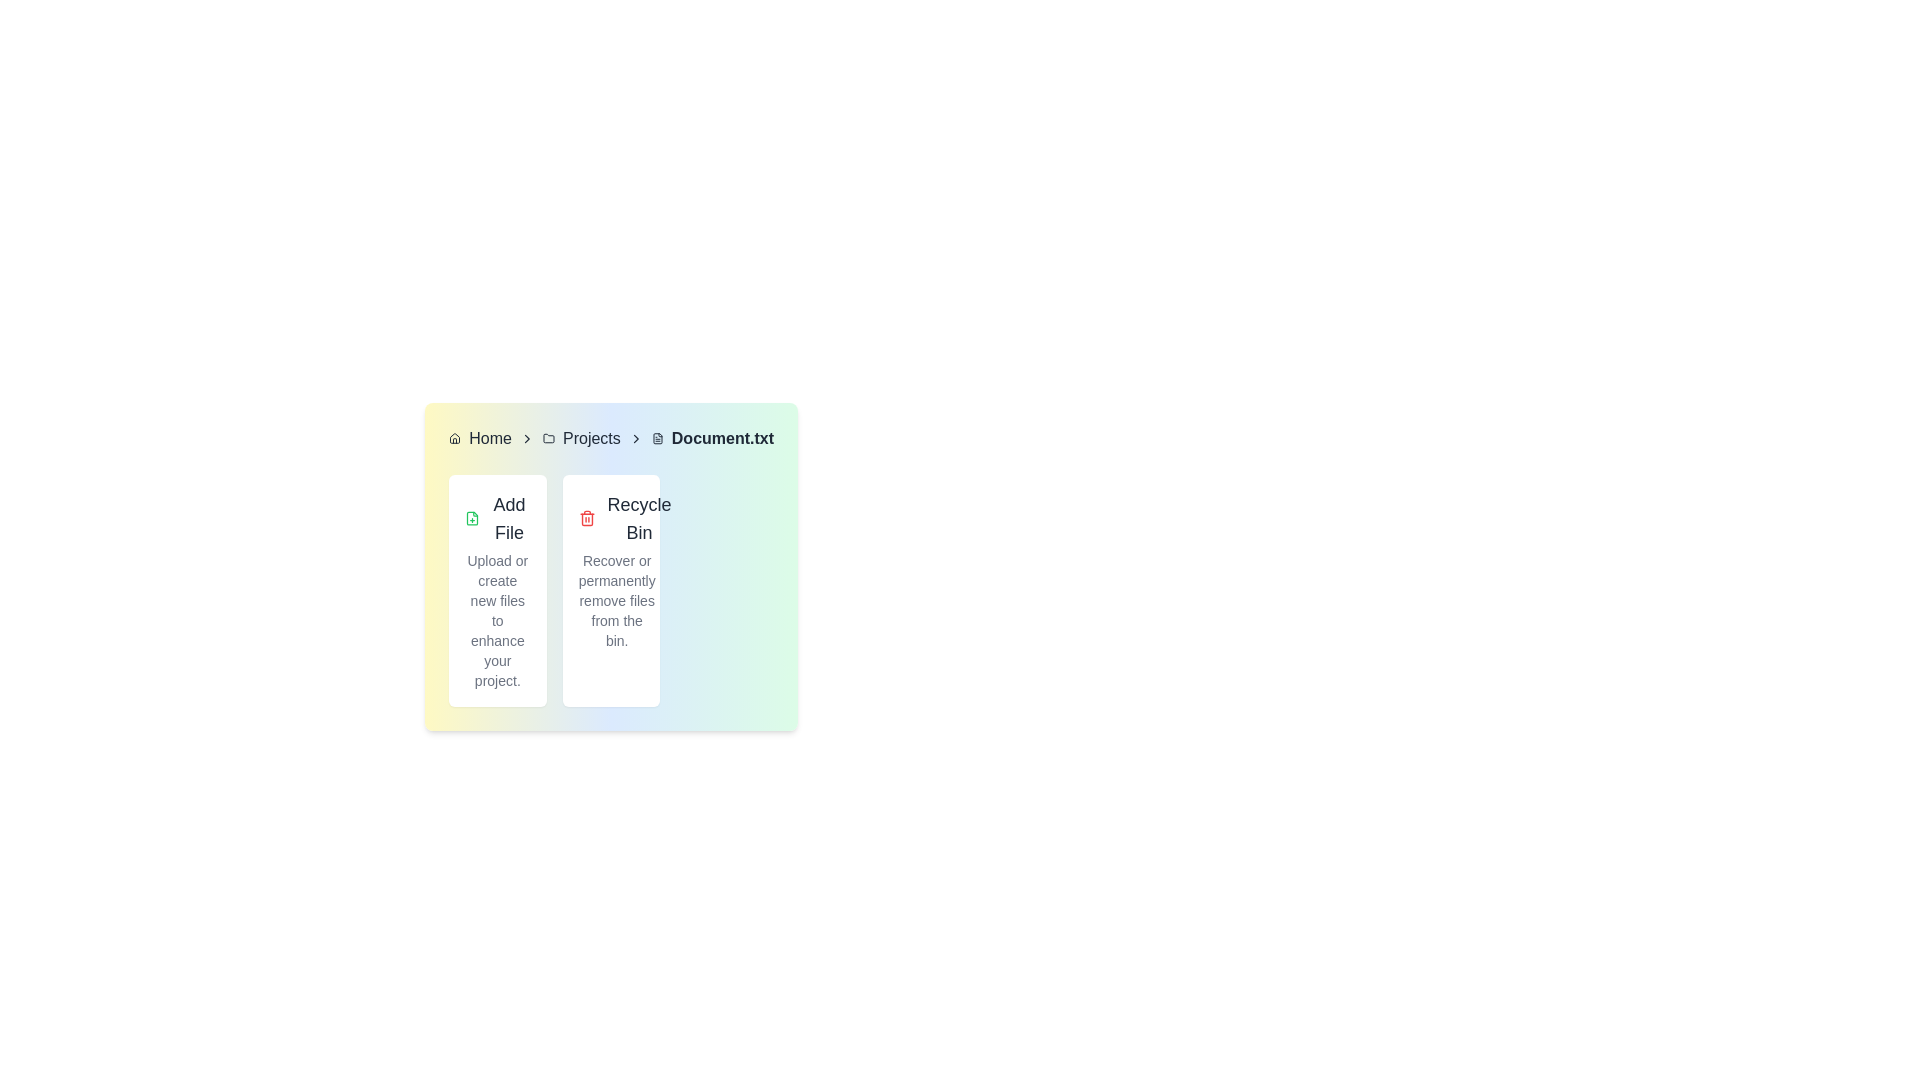 The width and height of the screenshot is (1920, 1080). What do you see at coordinates (616, 600) in the screenshot?
I see `the text label displaying the message 'Recover or permanently remove files from the bin.' which is styled in a small, gray-colored font and located below the title 'Recycle Bin'` at bounding box center [616, 600].